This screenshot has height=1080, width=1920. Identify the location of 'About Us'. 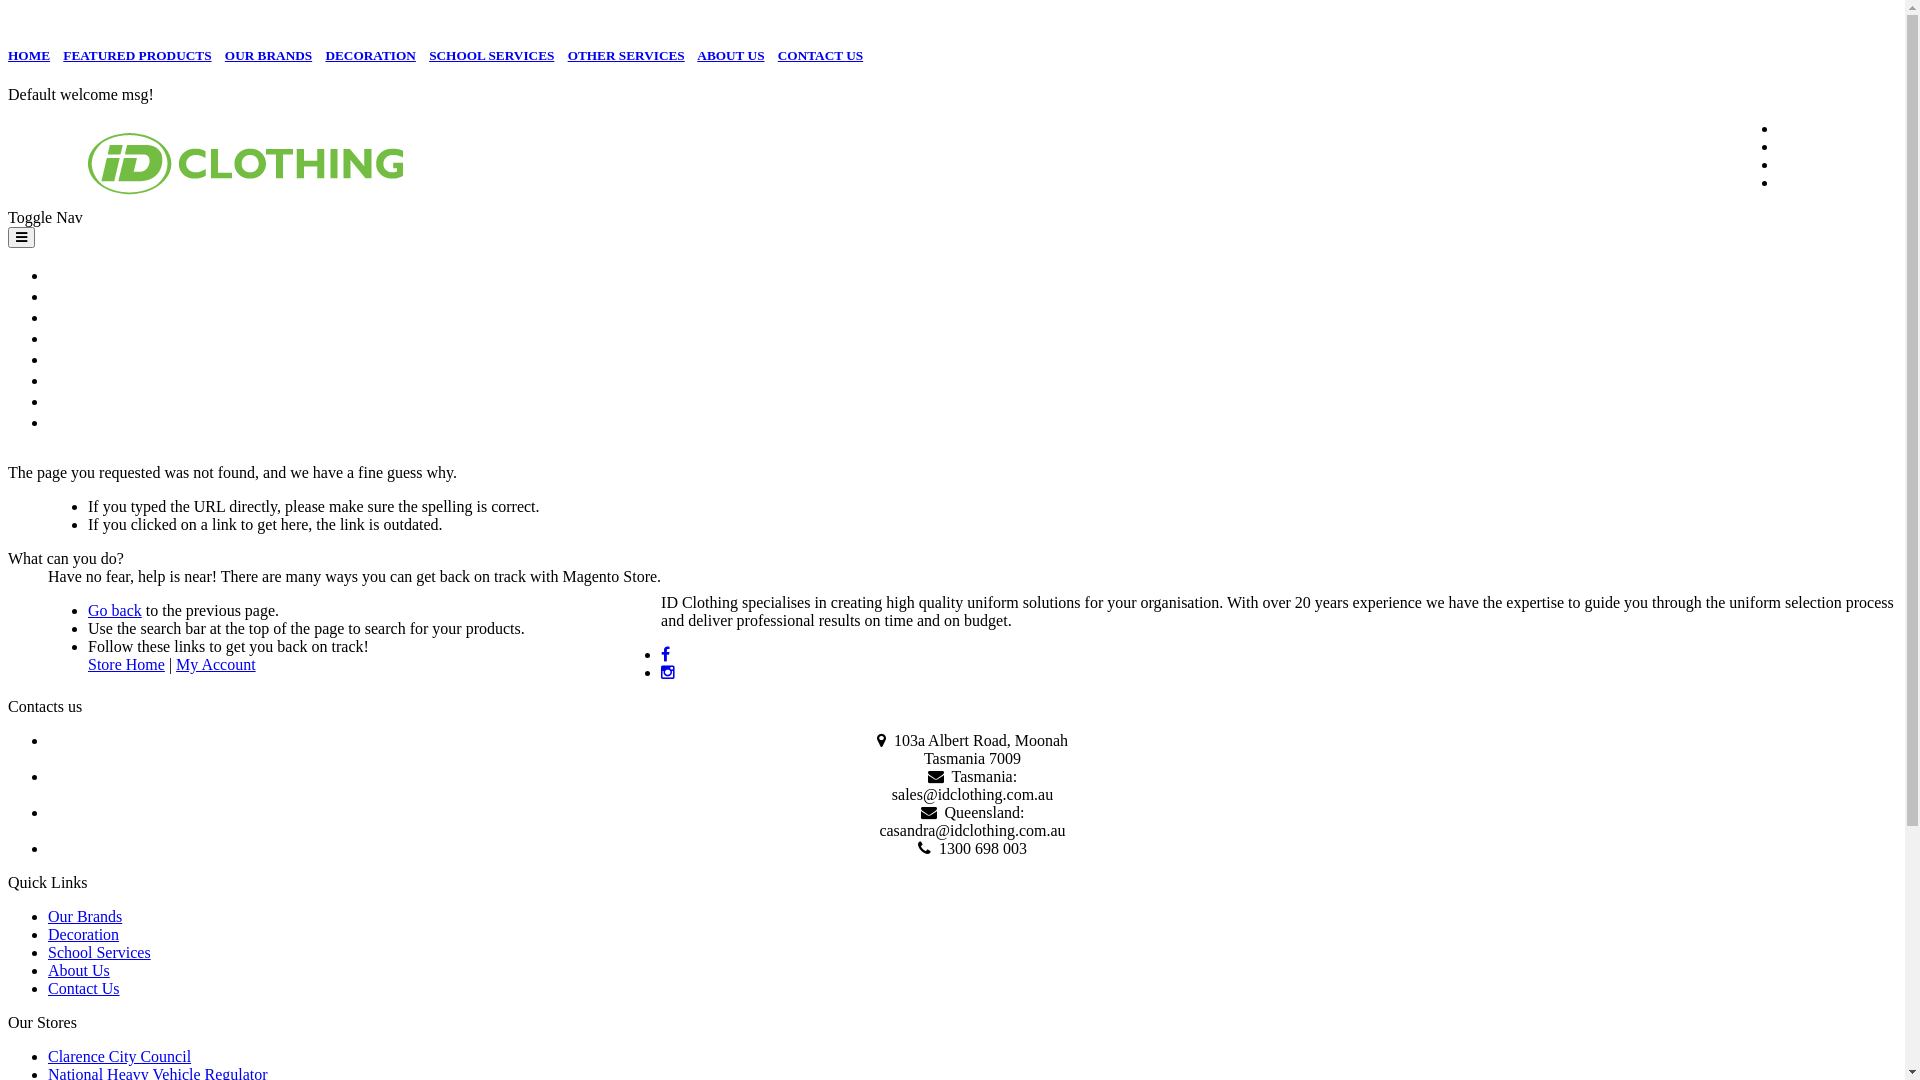
(78, 969).